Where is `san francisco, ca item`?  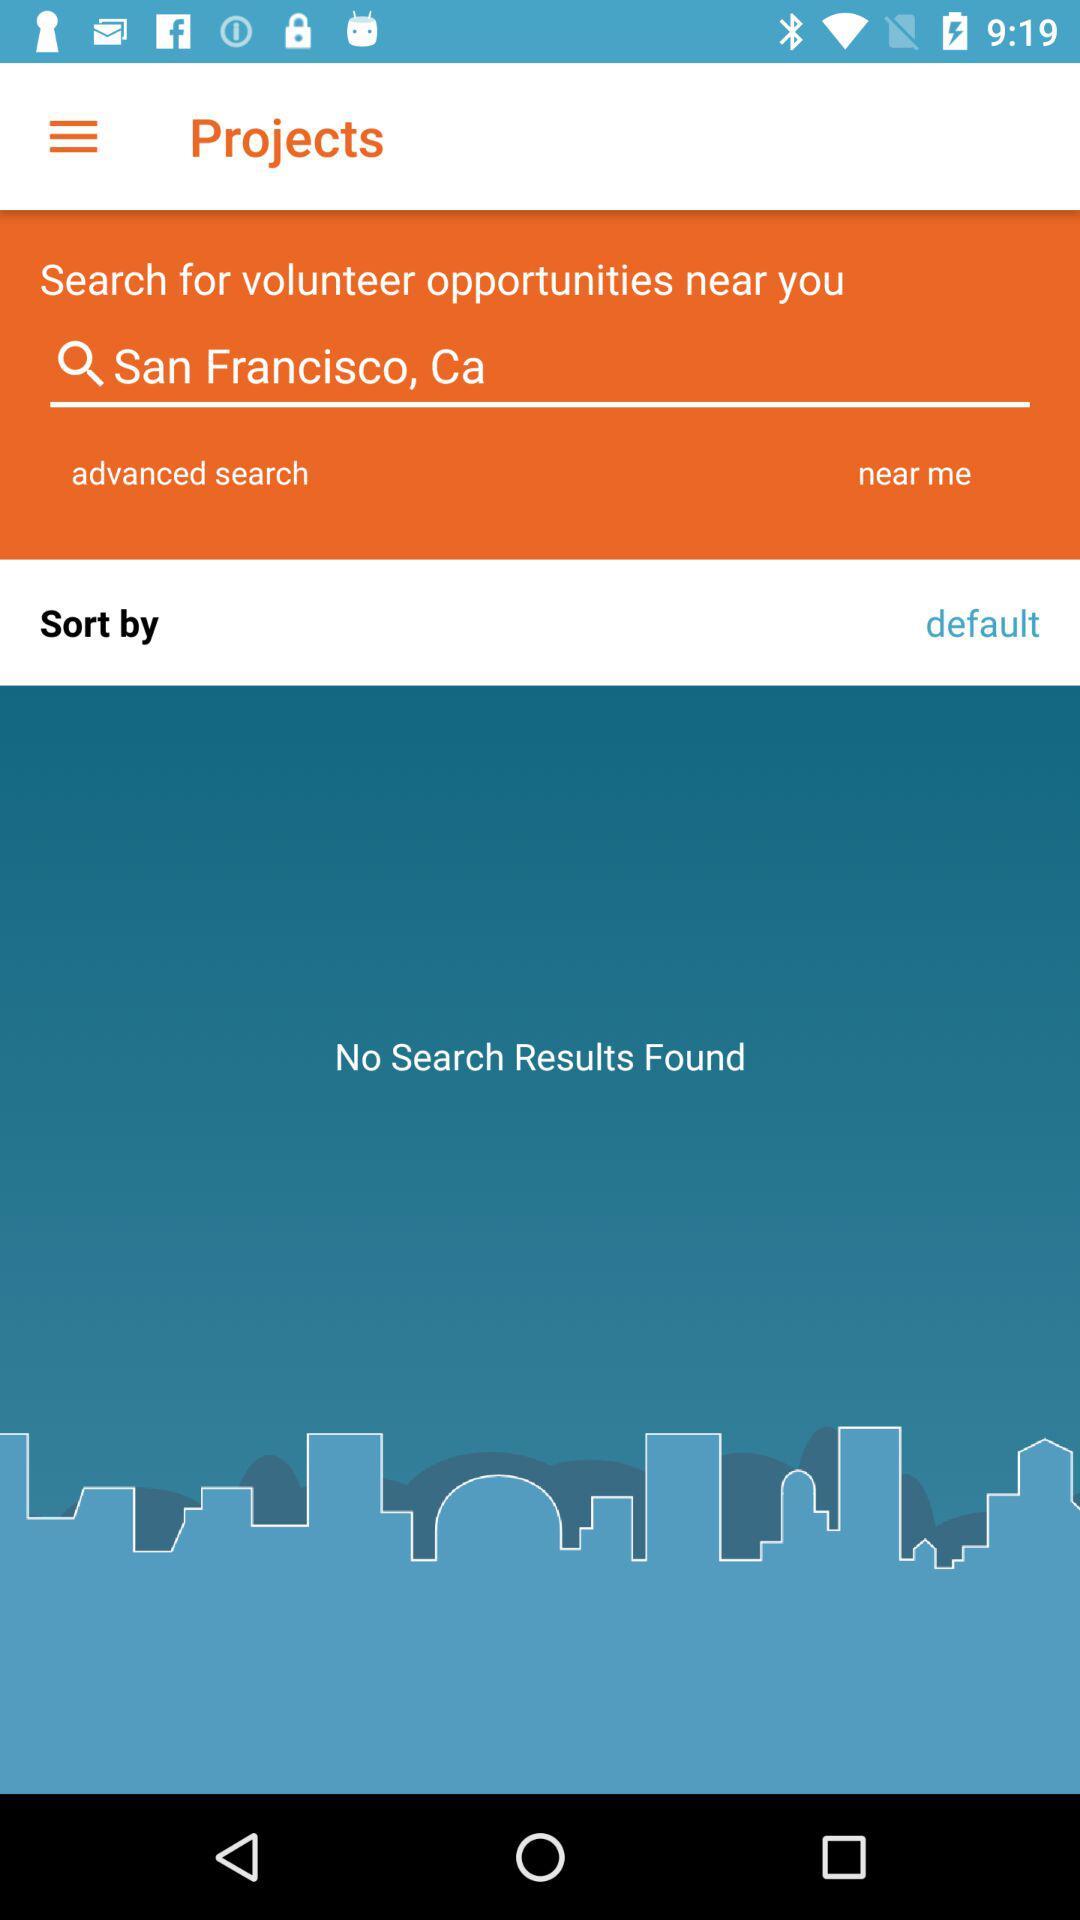
san francisco, ca item is located at coordinates (540, 365).